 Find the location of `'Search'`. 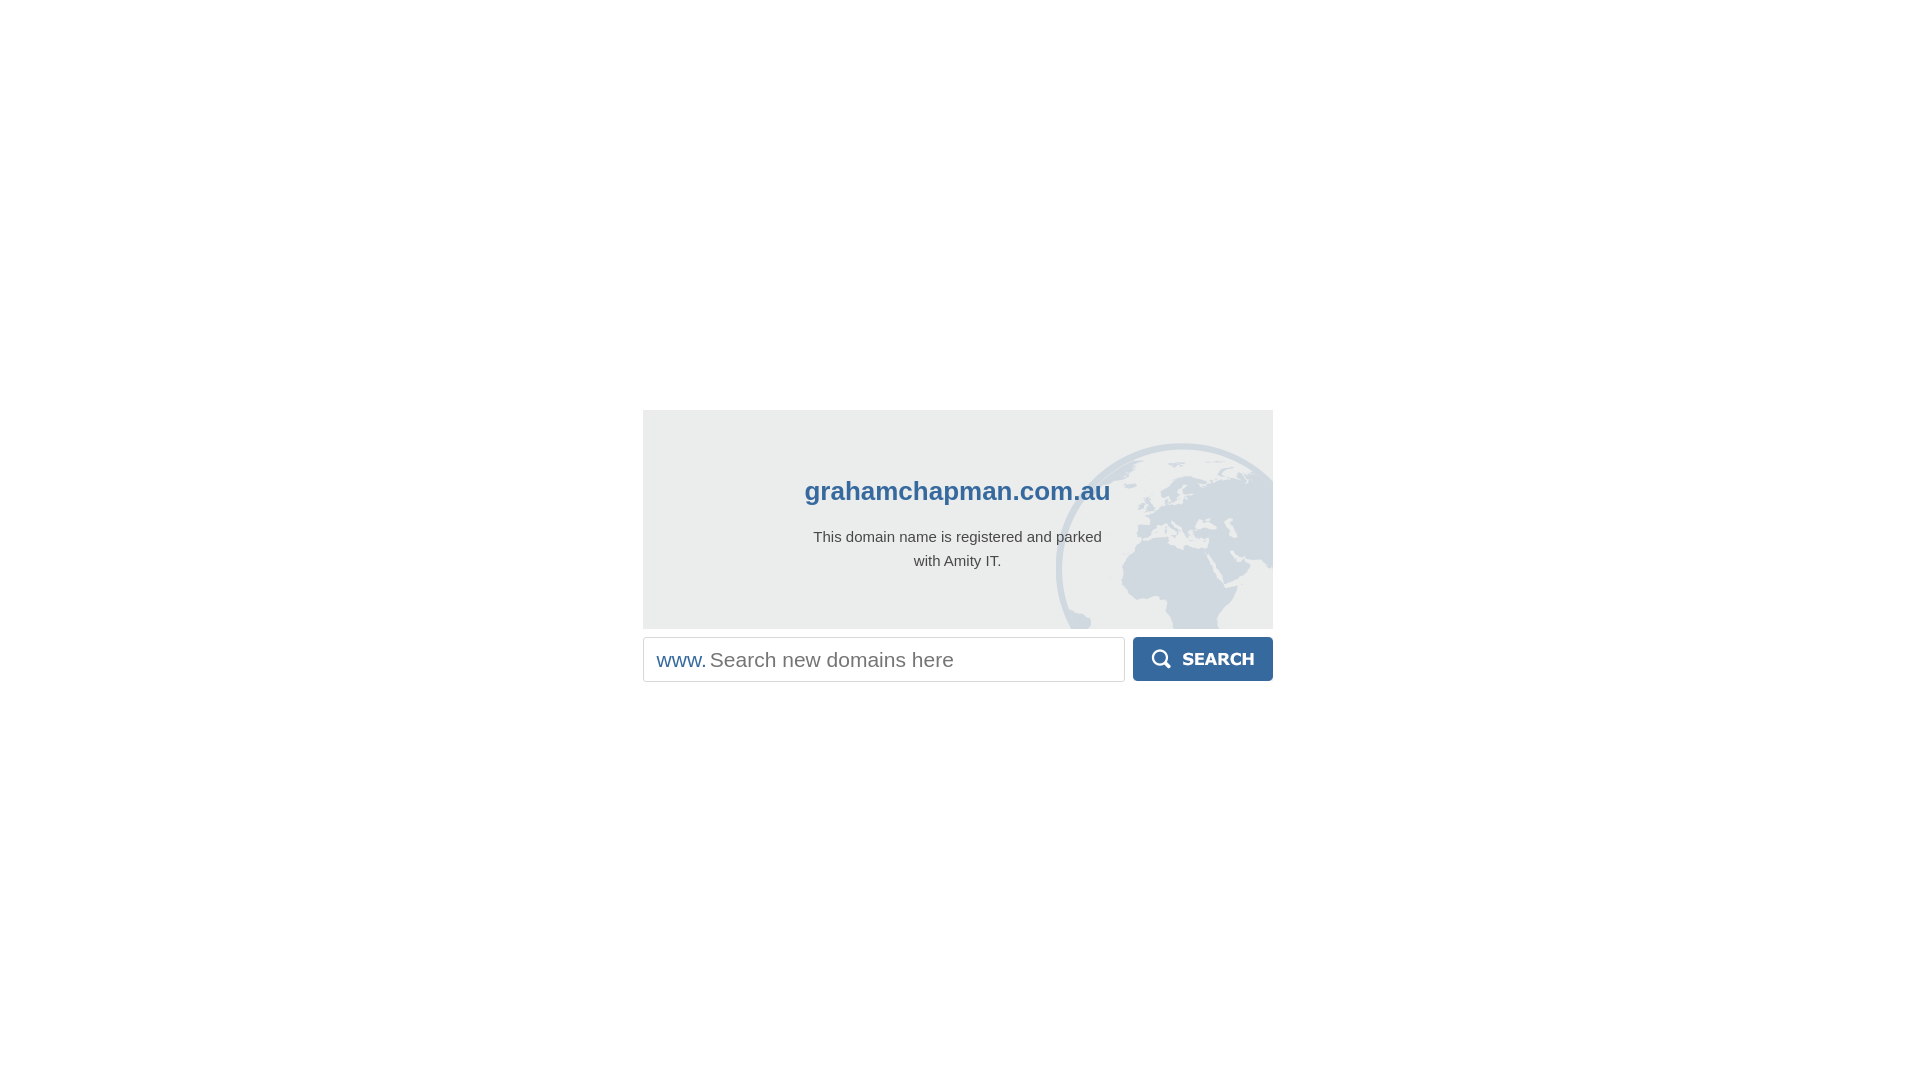

'Search' is located at coordinates (1202, 659).